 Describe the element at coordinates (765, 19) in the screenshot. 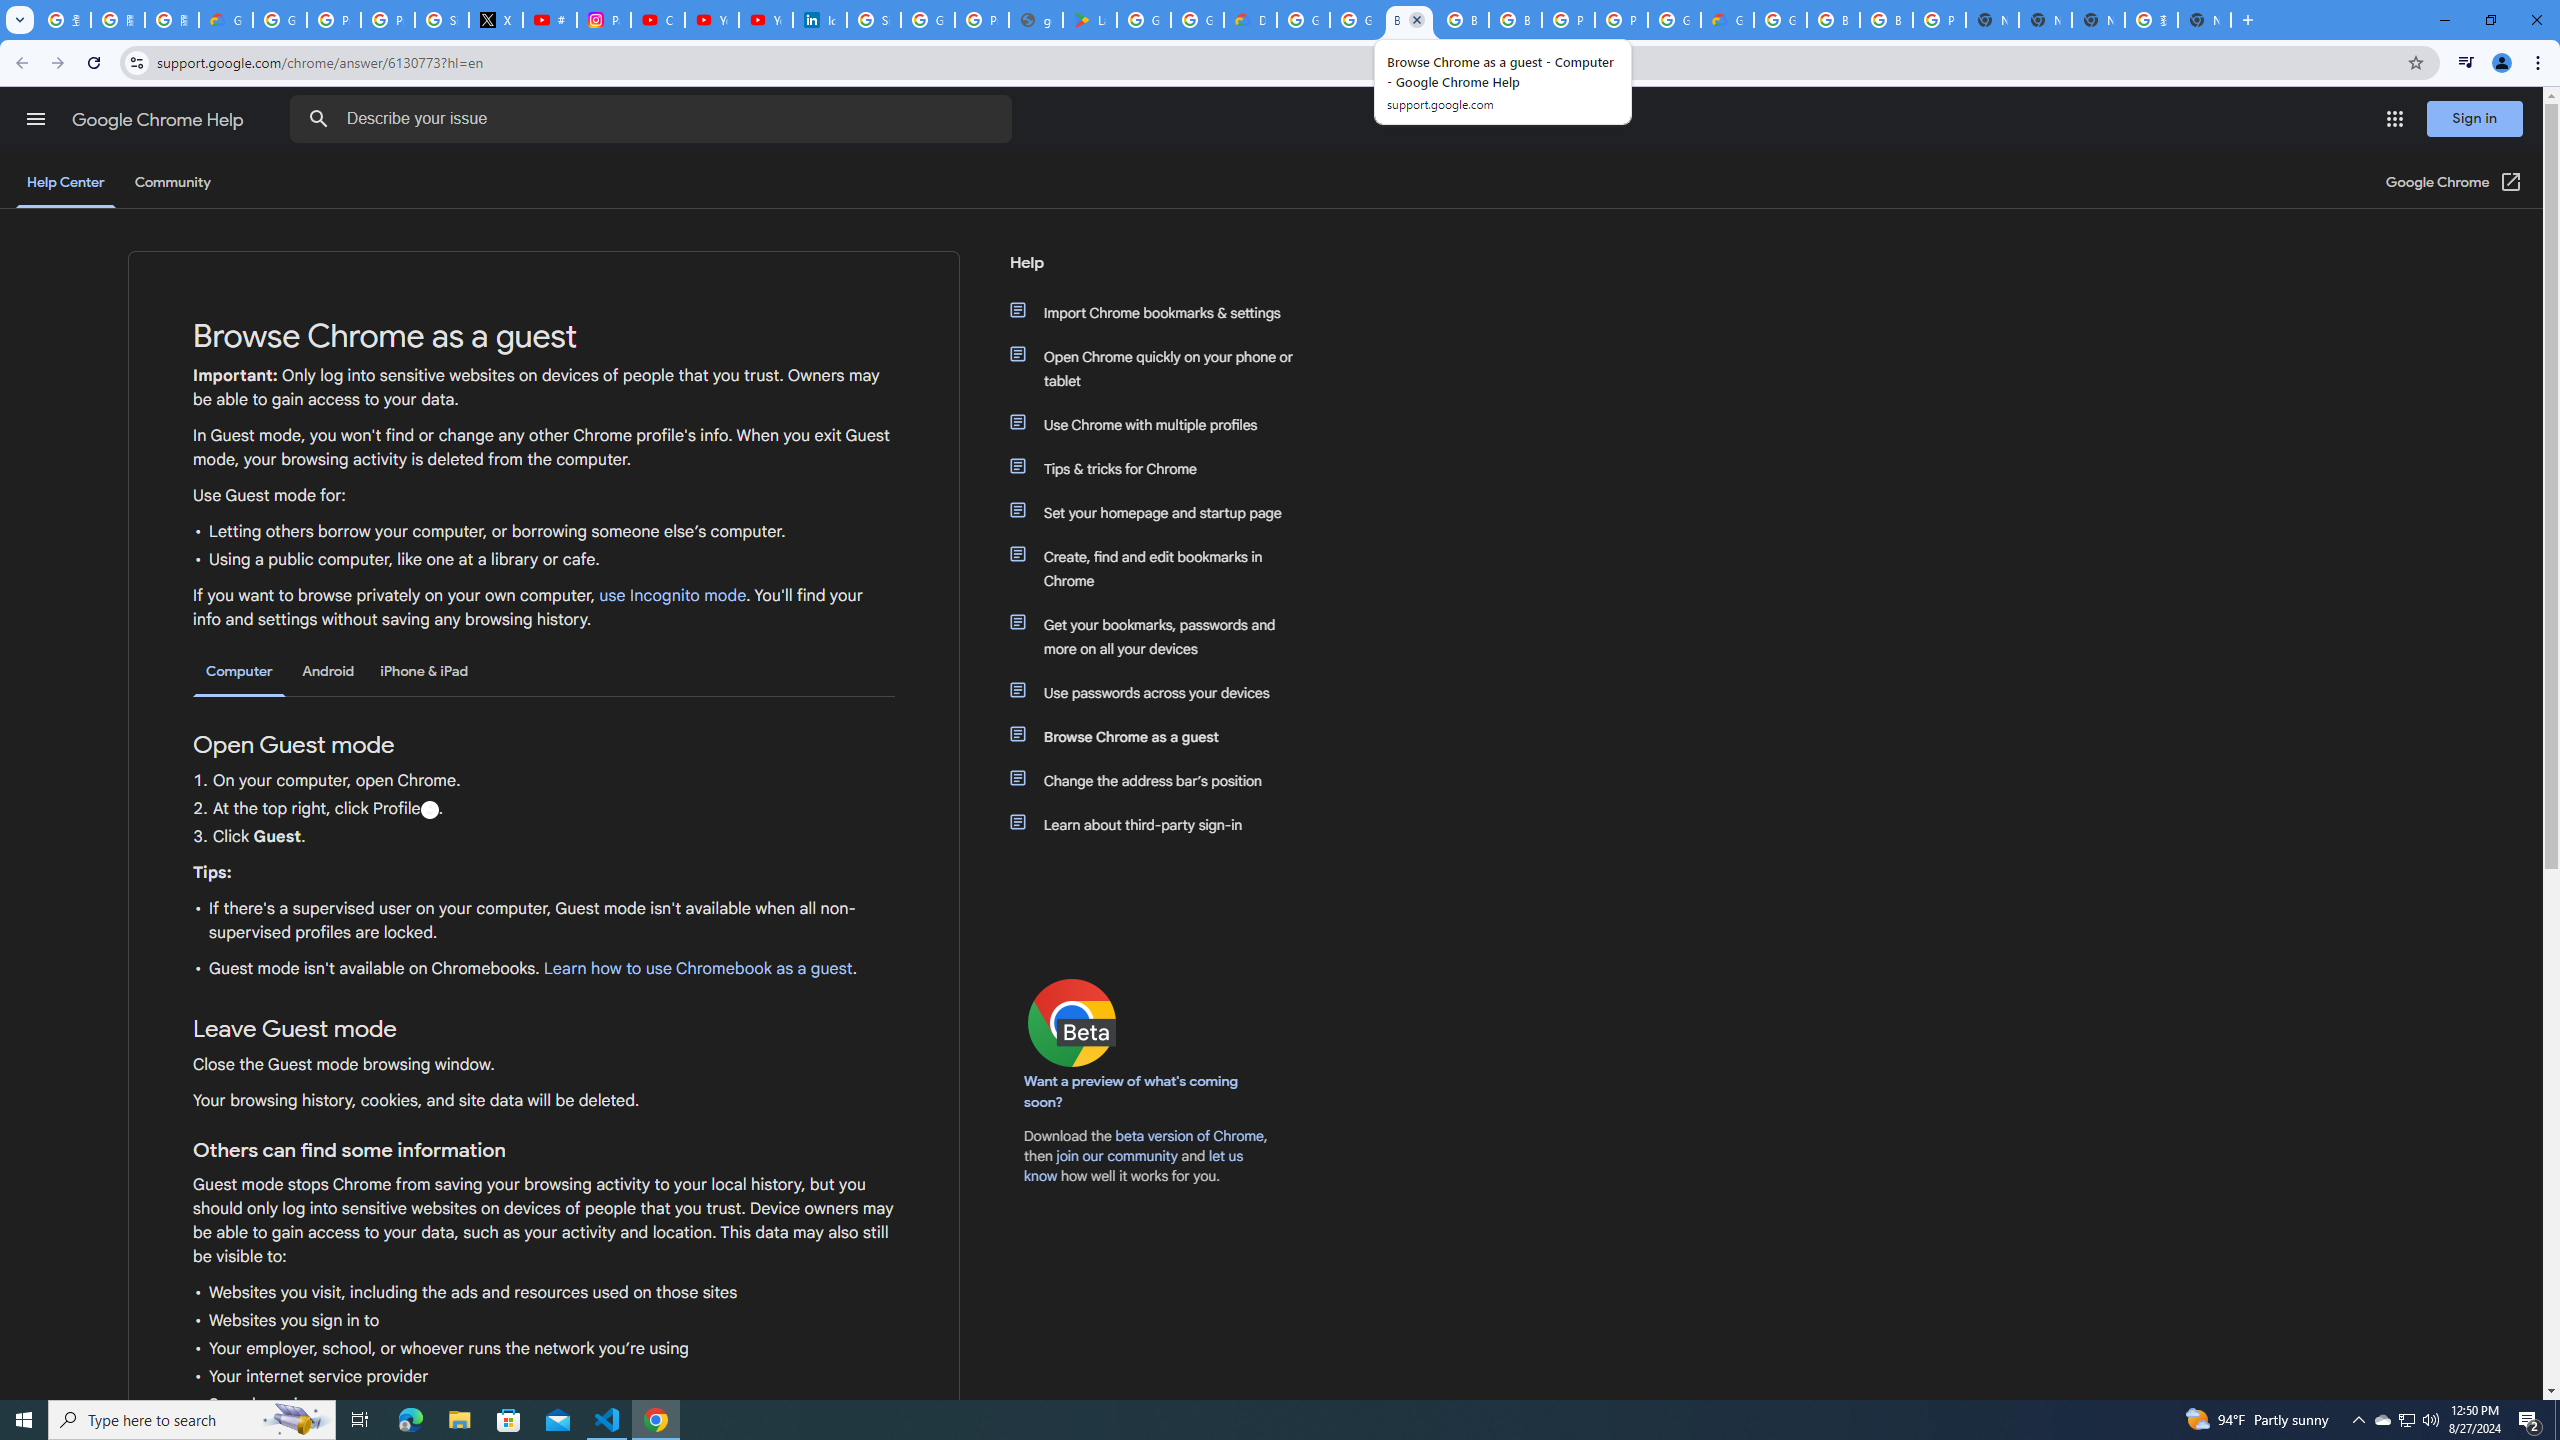

I see `'YouTube Culture & Trends - YouTube Top 10, 2021'` at that location.